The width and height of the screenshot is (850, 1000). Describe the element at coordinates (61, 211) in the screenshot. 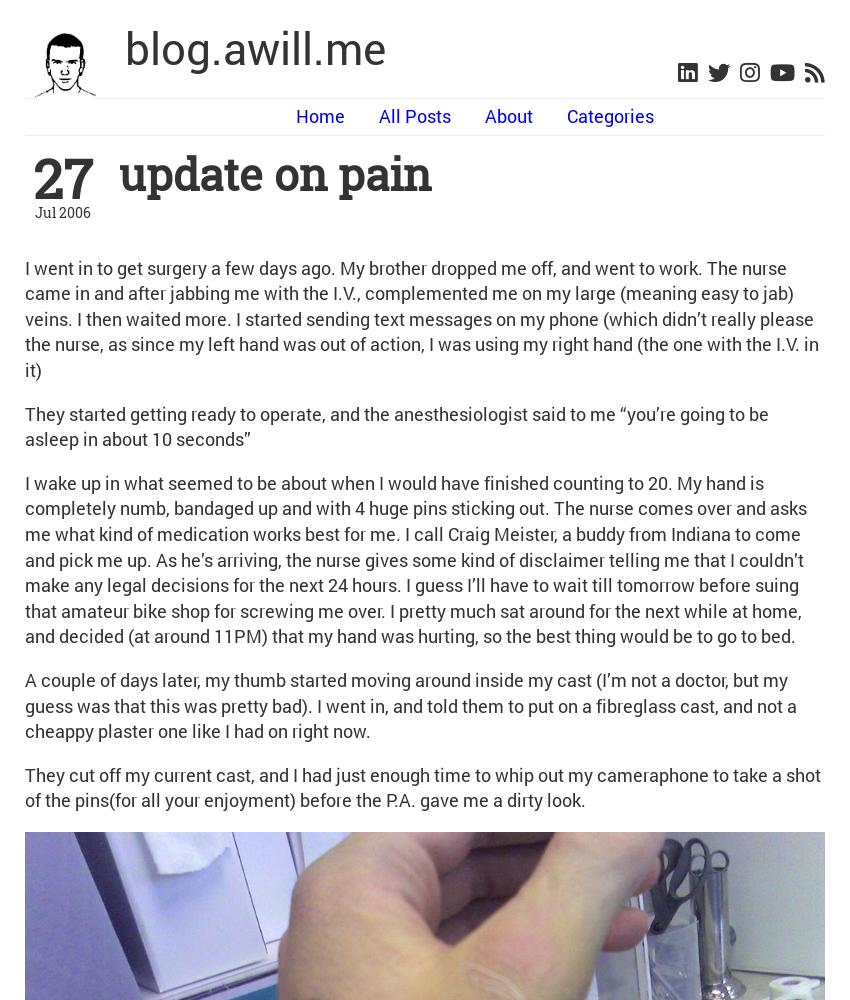

I see `'Jul 2006'` at that location.